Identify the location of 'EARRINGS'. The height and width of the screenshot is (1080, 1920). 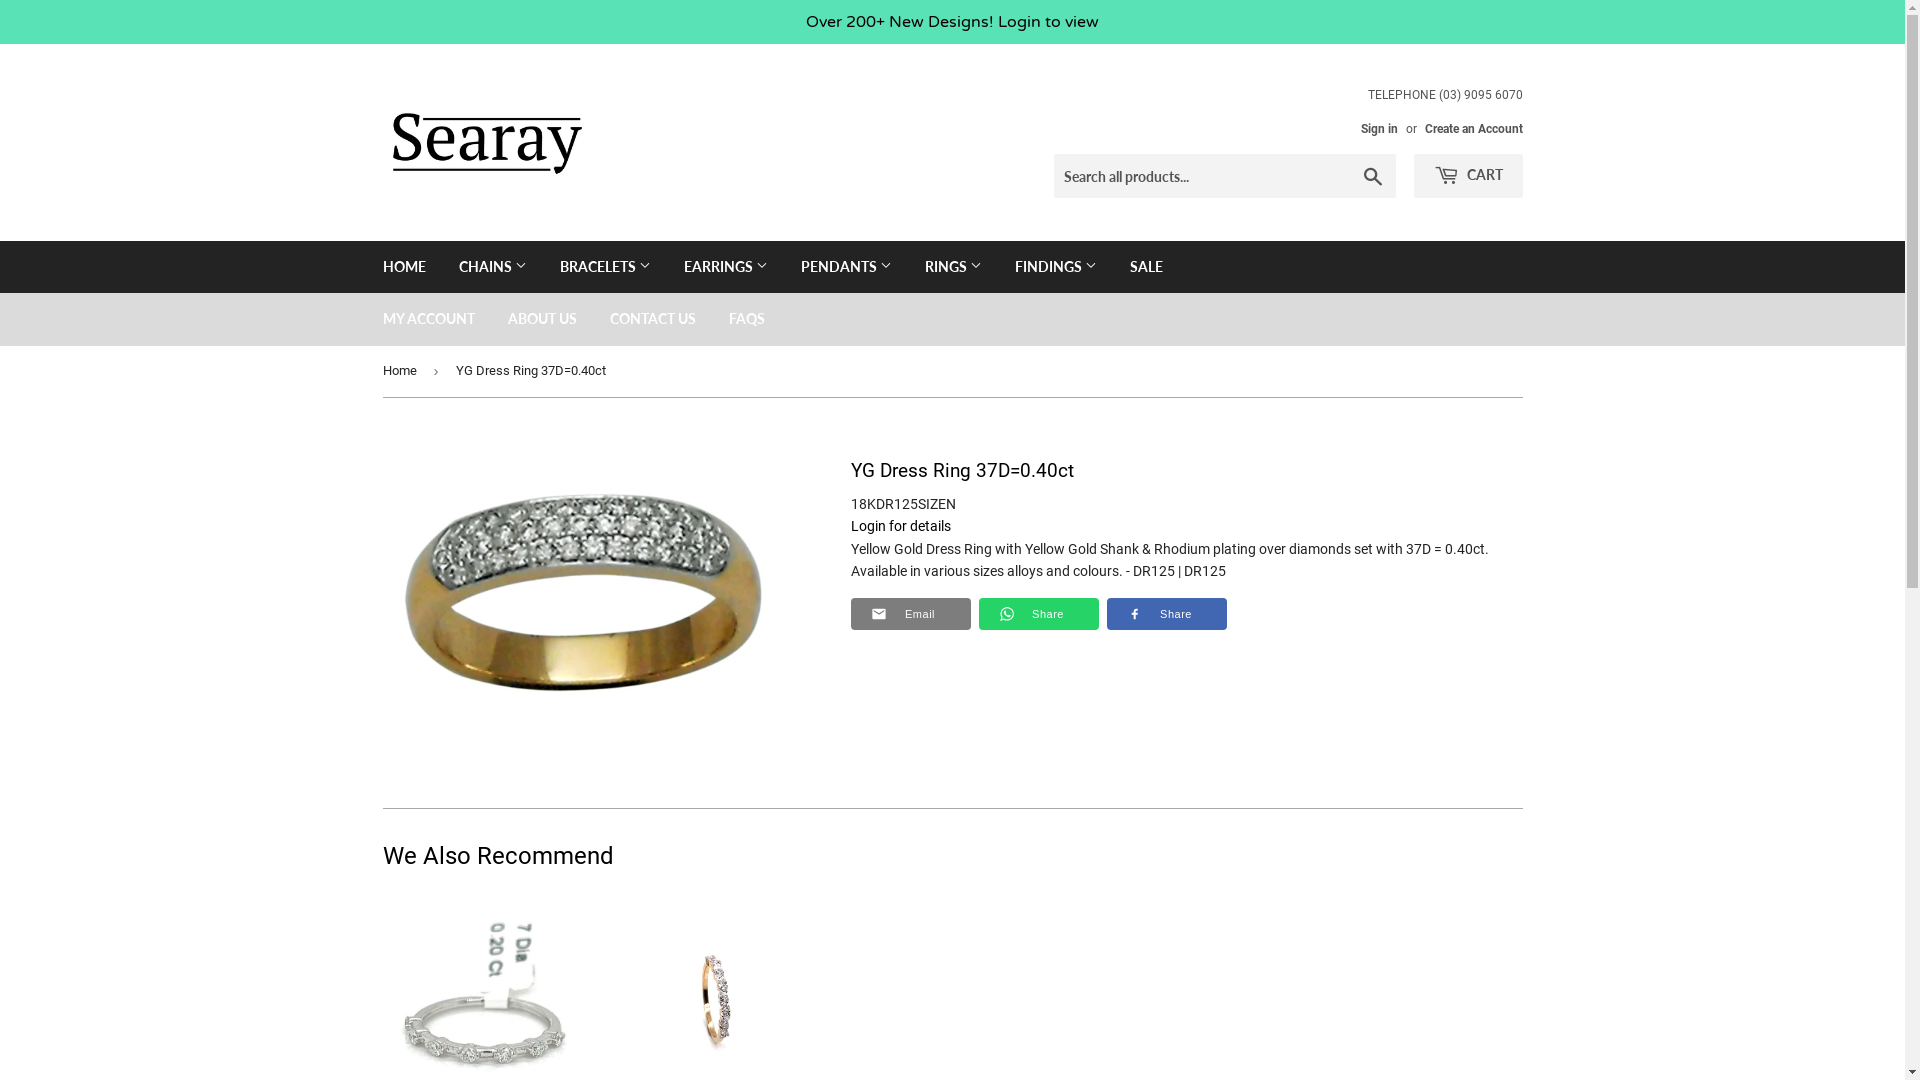
(723, 265).